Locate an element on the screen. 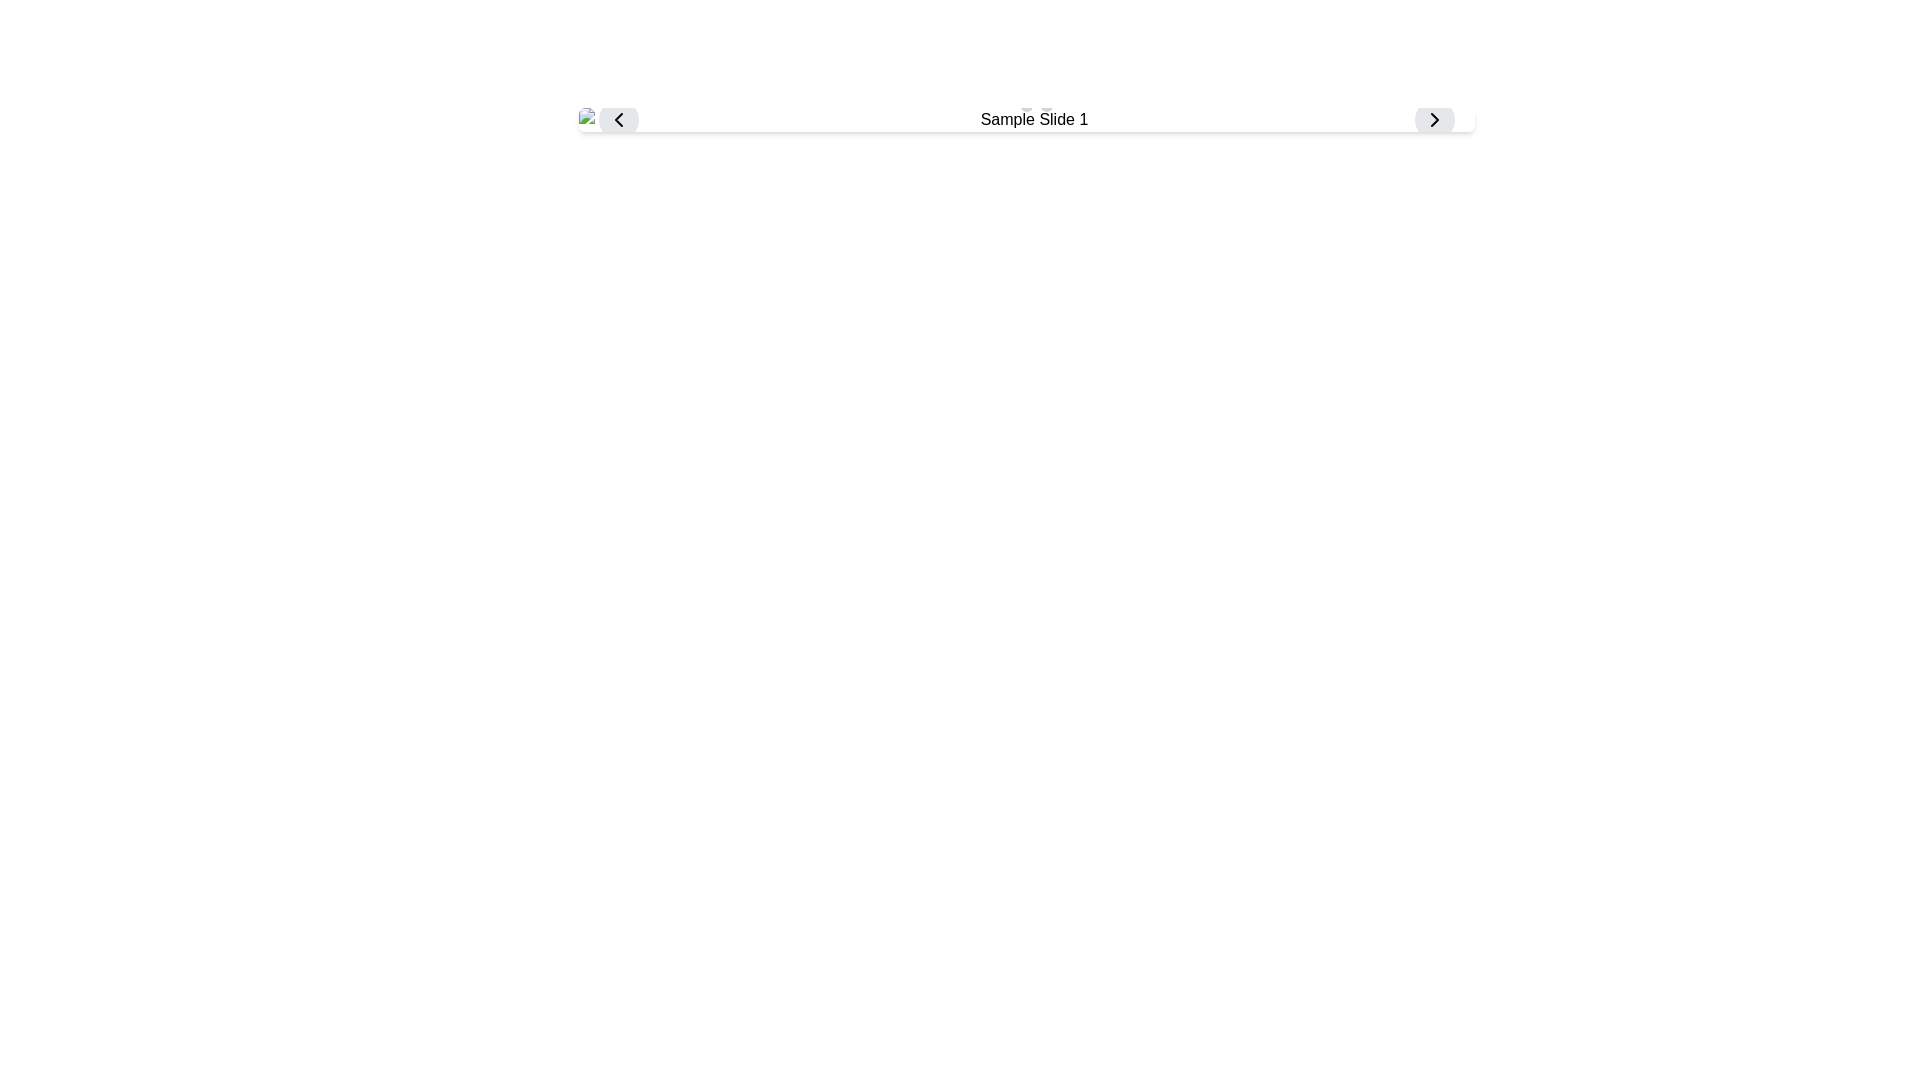  the 'go back' or 'navigate left' icon located in the top-left corner of the interface, next to the page title 'Sample Slide 1' is located at coordinates (617, 119).